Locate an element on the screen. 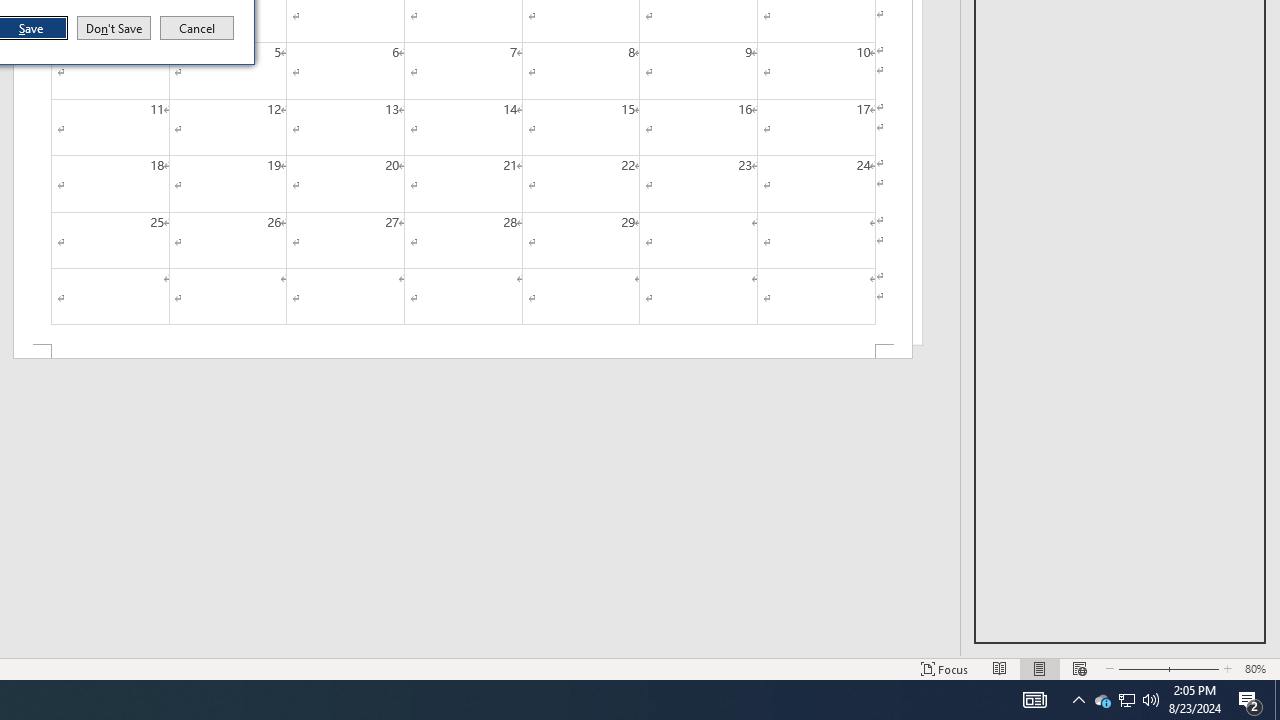 The width and height of the screenshot is (1280, 720). 'Zoom Out' is located at coordinates (1137, 669).